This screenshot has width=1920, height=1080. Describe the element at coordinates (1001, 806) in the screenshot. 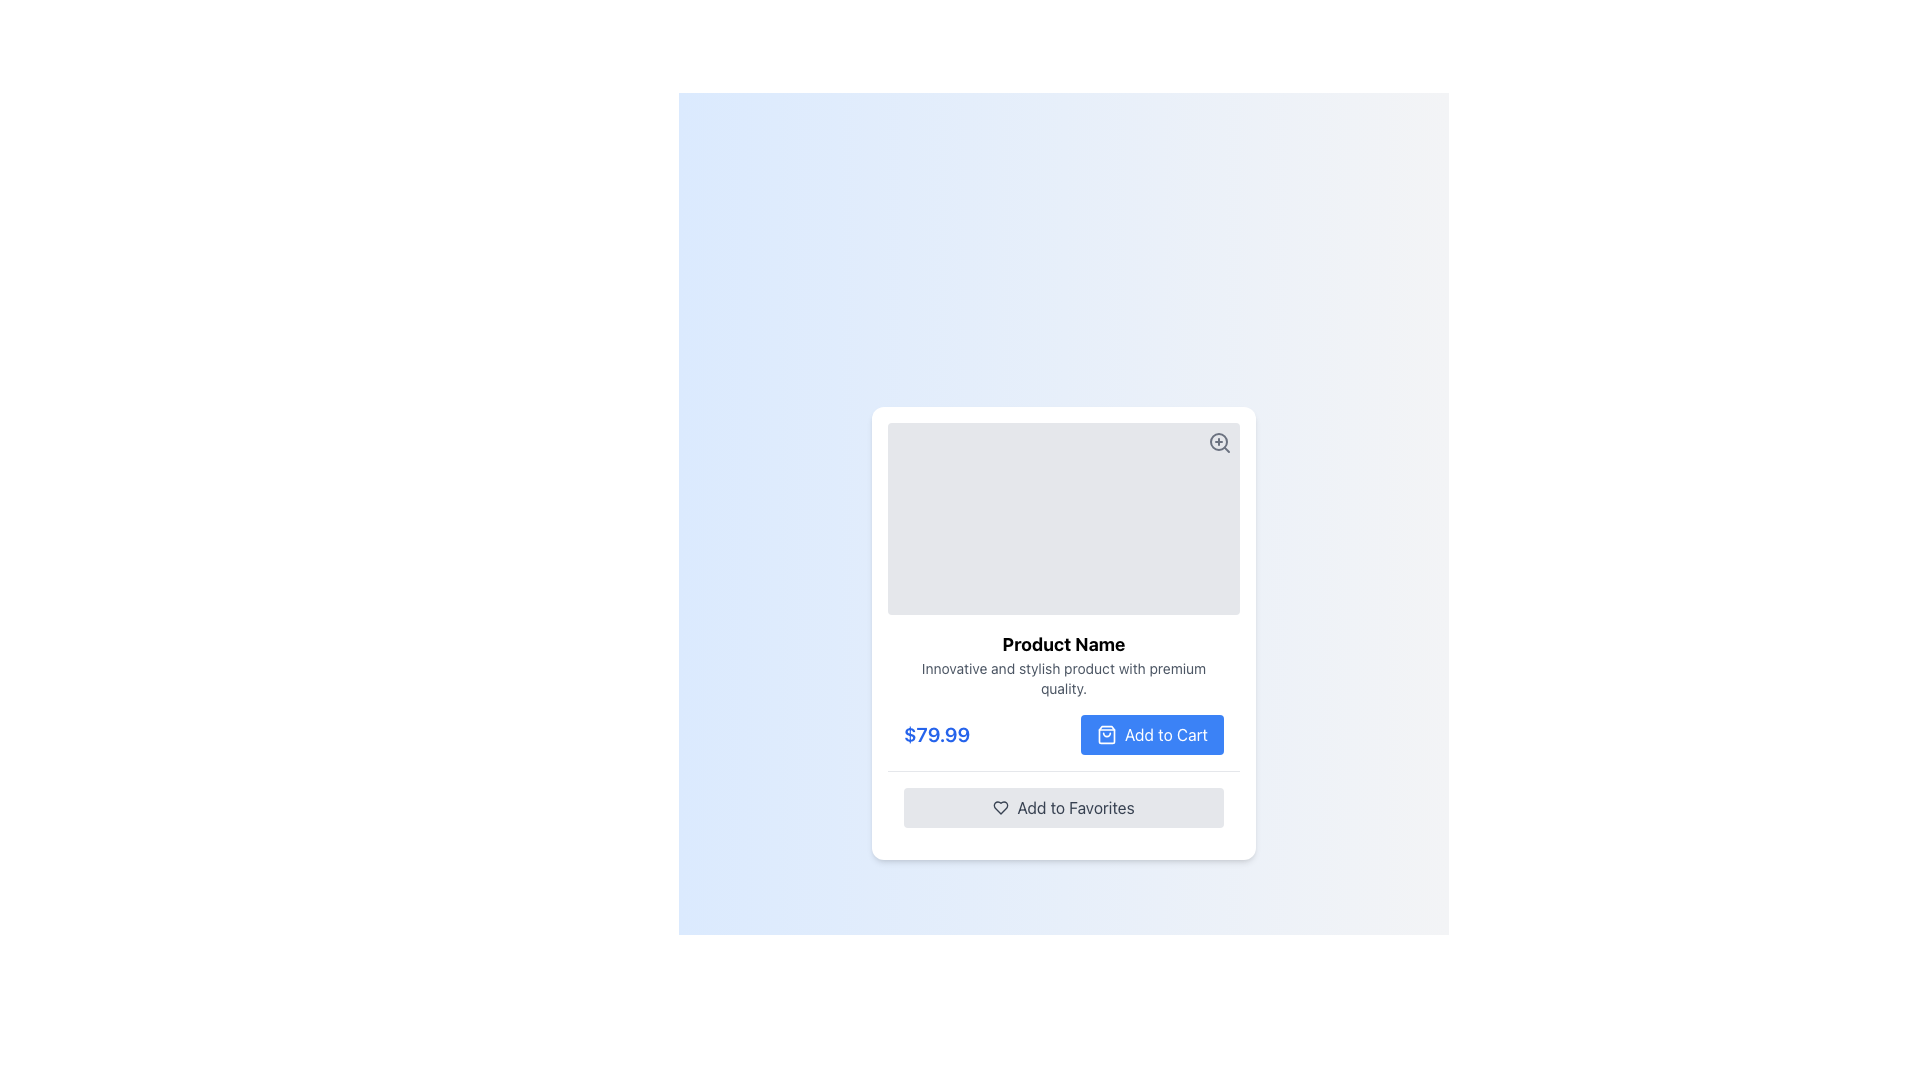

I see `the heart-shaped icon located inside the 'Add to Favorites' button, positioned to the left of the text 'Add to Favorites'` at that location.